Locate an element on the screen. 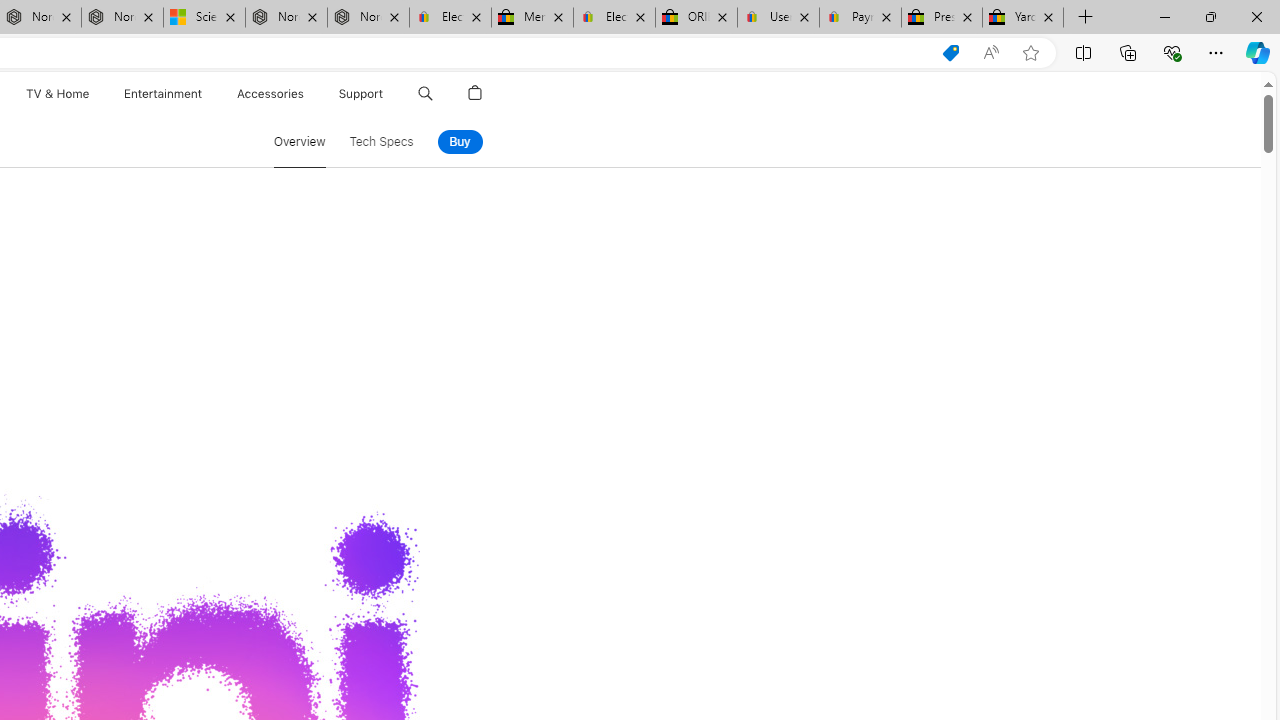 The width and height of the screenshot is (1280, 720). 'Nordace - FAQ' is located at coordinates (368, 17).